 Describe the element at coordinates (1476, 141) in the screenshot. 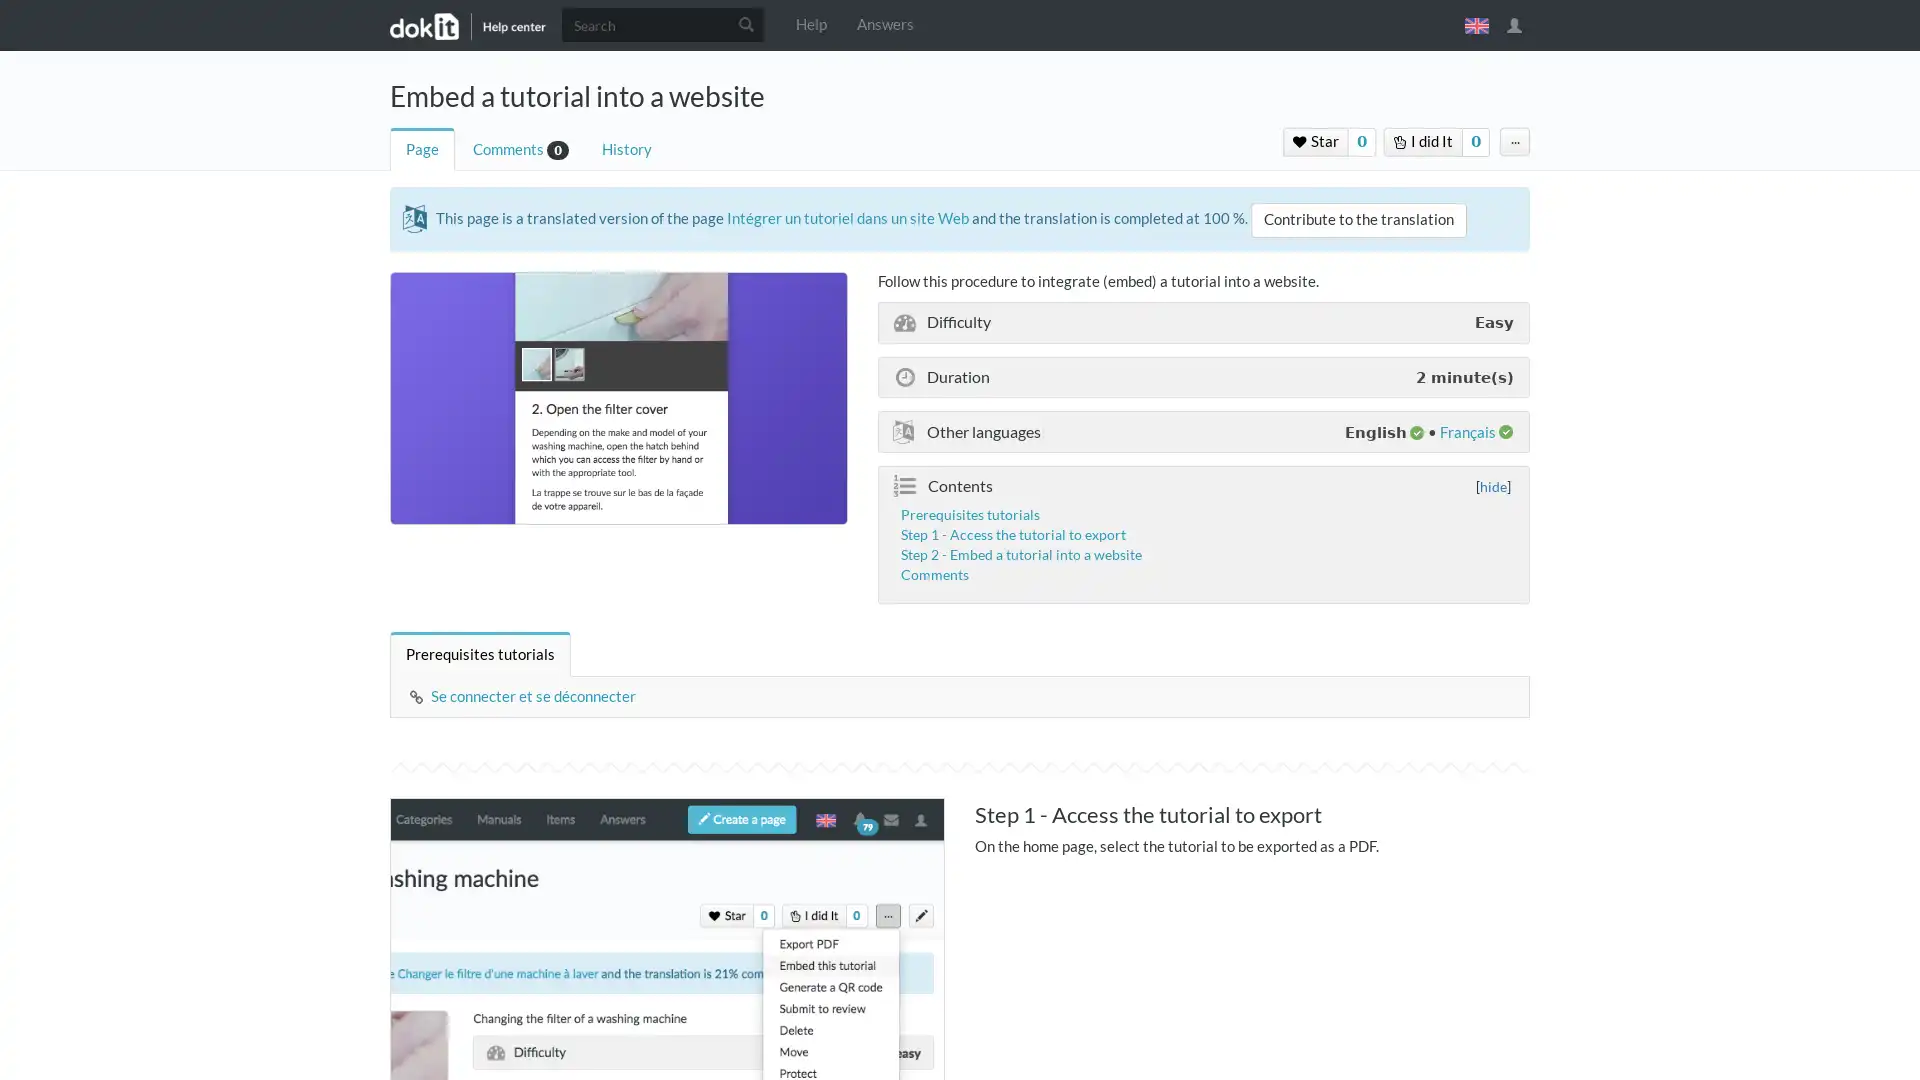

I see `0` at that location.